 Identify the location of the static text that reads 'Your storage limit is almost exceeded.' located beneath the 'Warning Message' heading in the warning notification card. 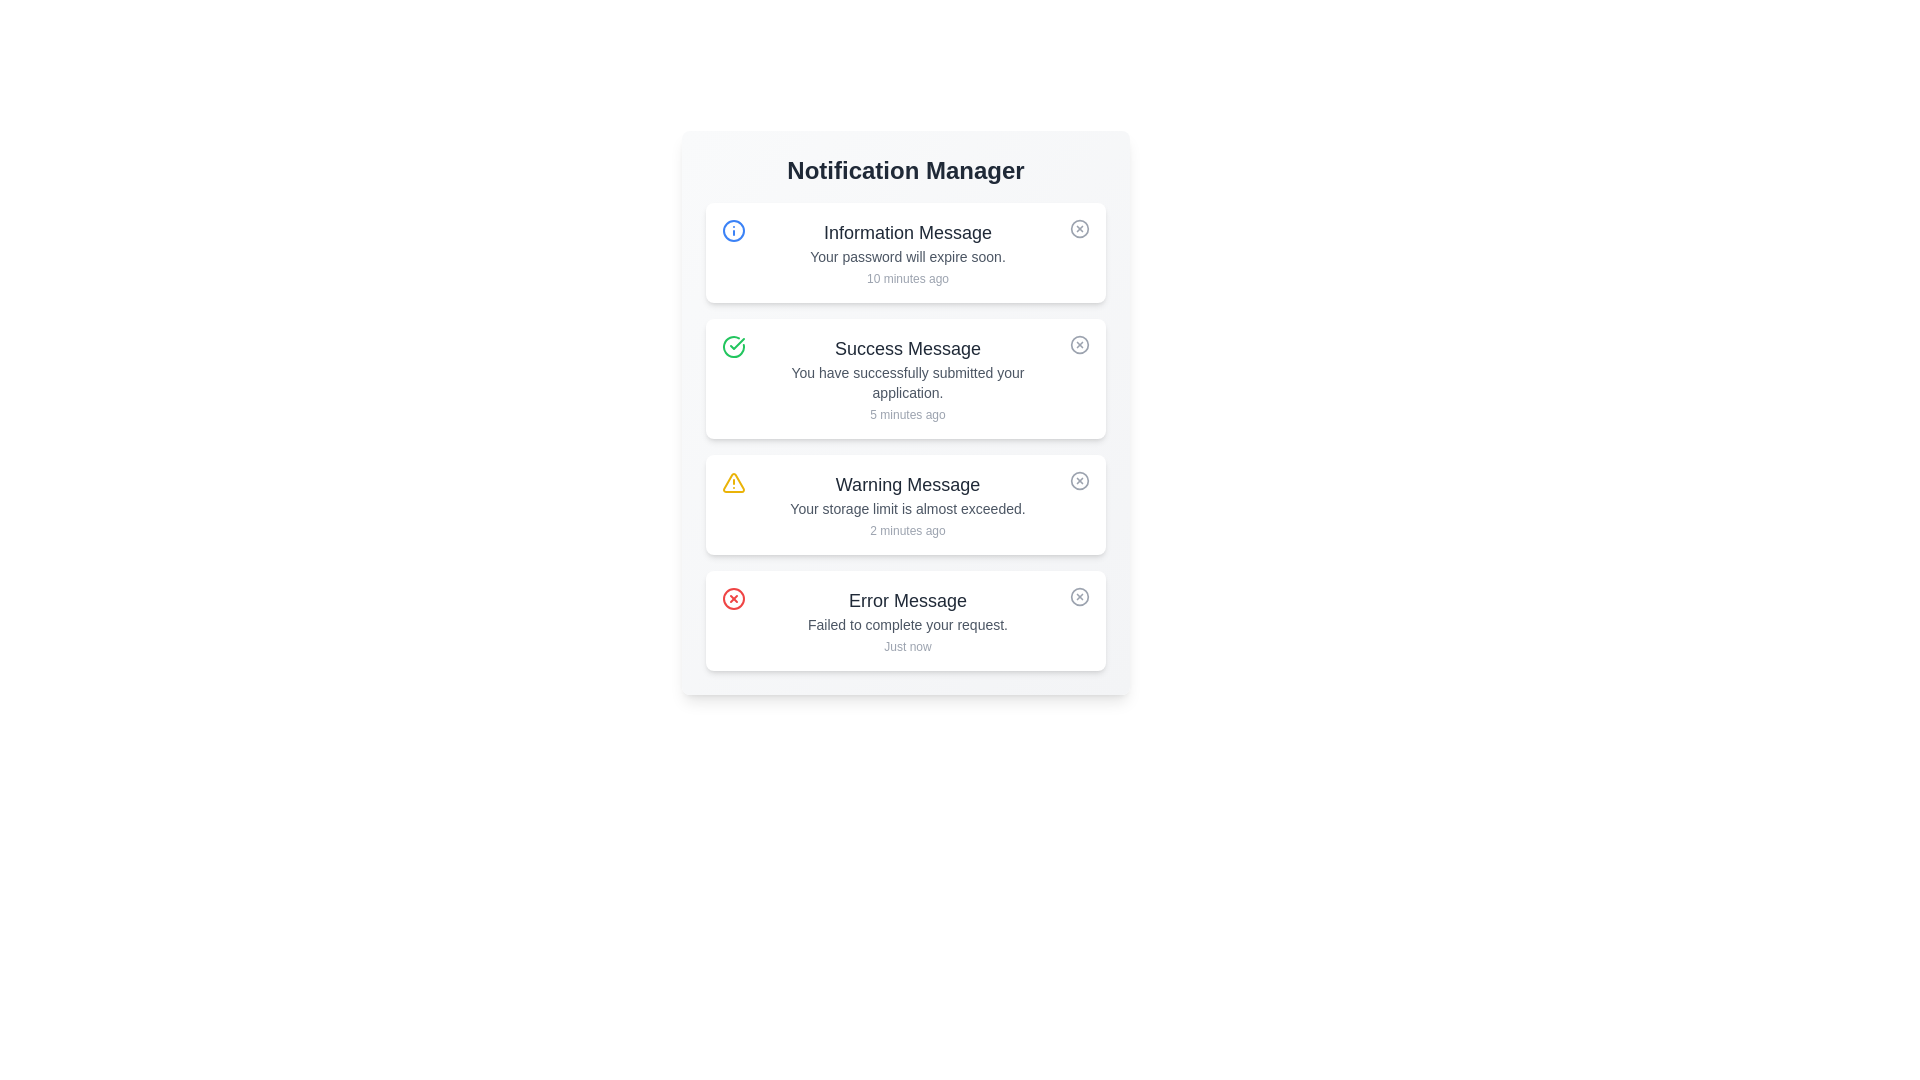
(906, 508).